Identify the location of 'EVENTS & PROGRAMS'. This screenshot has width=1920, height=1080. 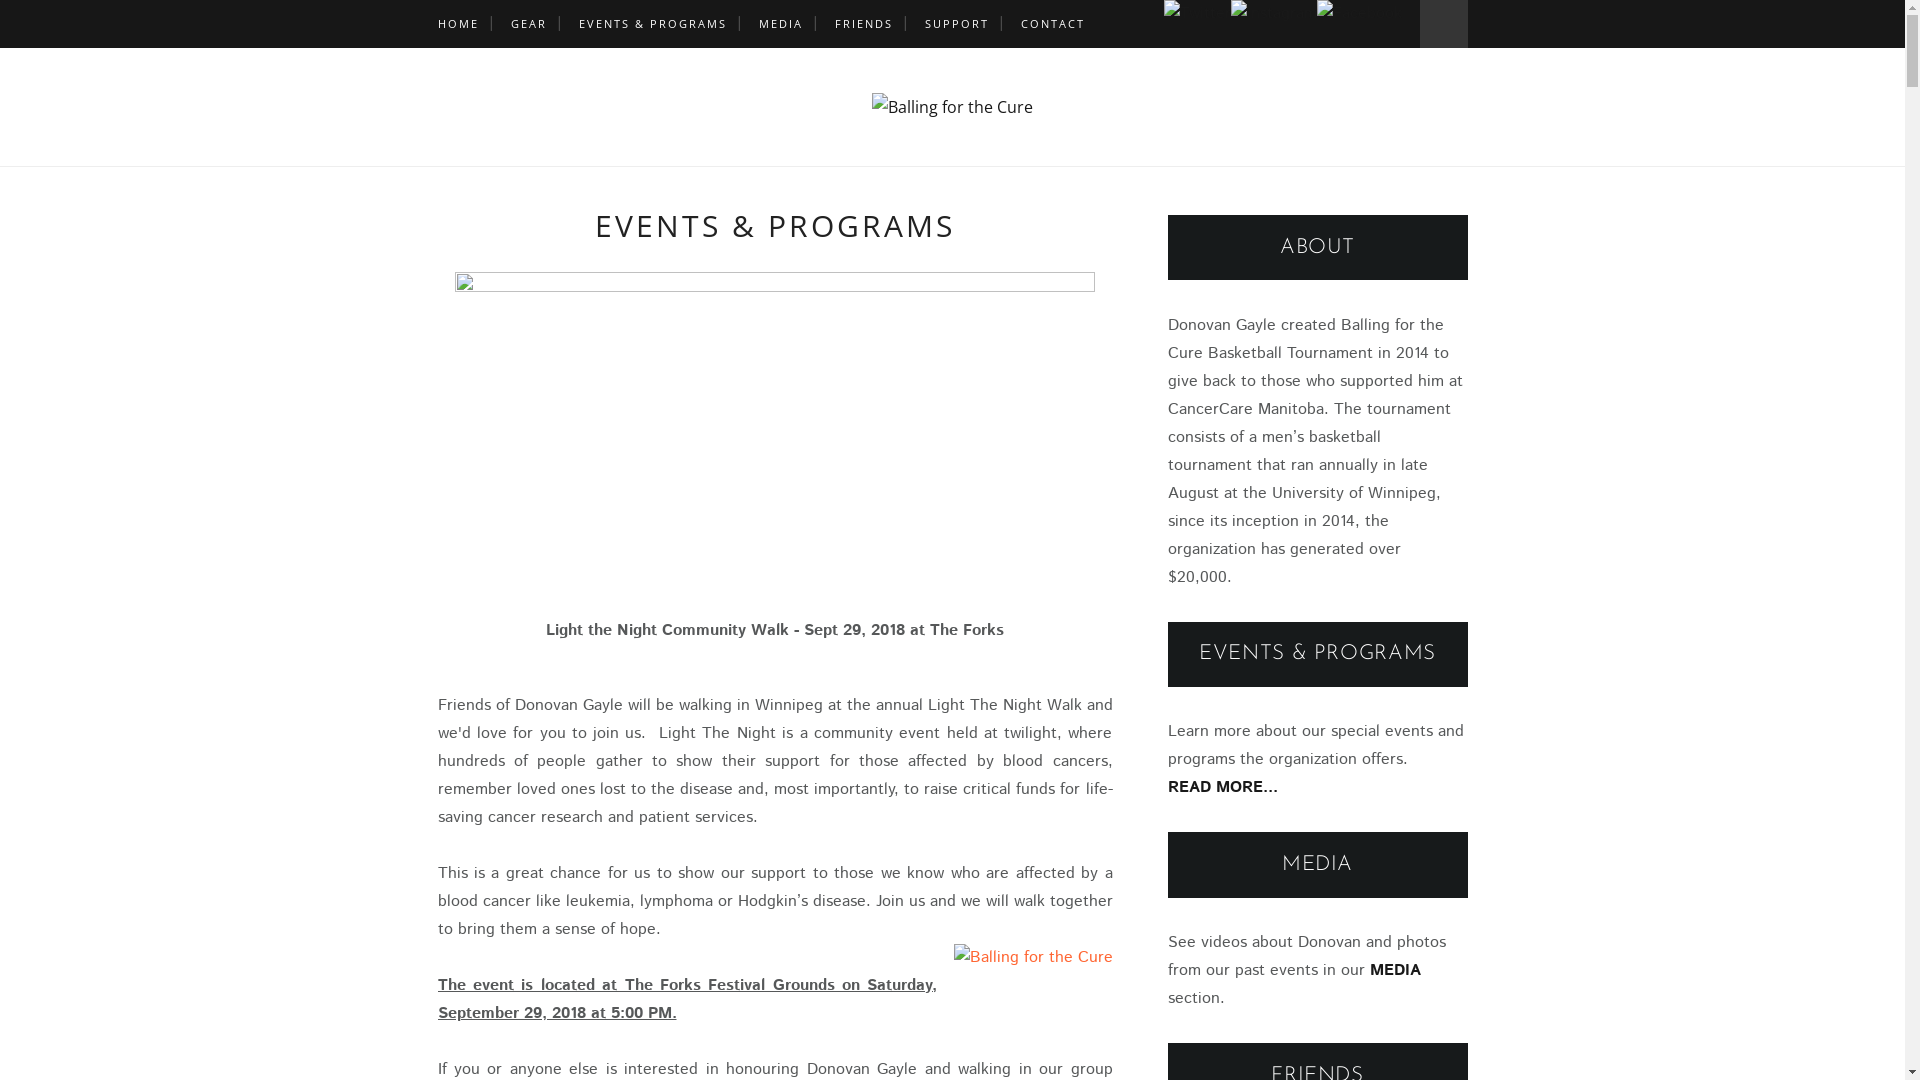
(652, 23).